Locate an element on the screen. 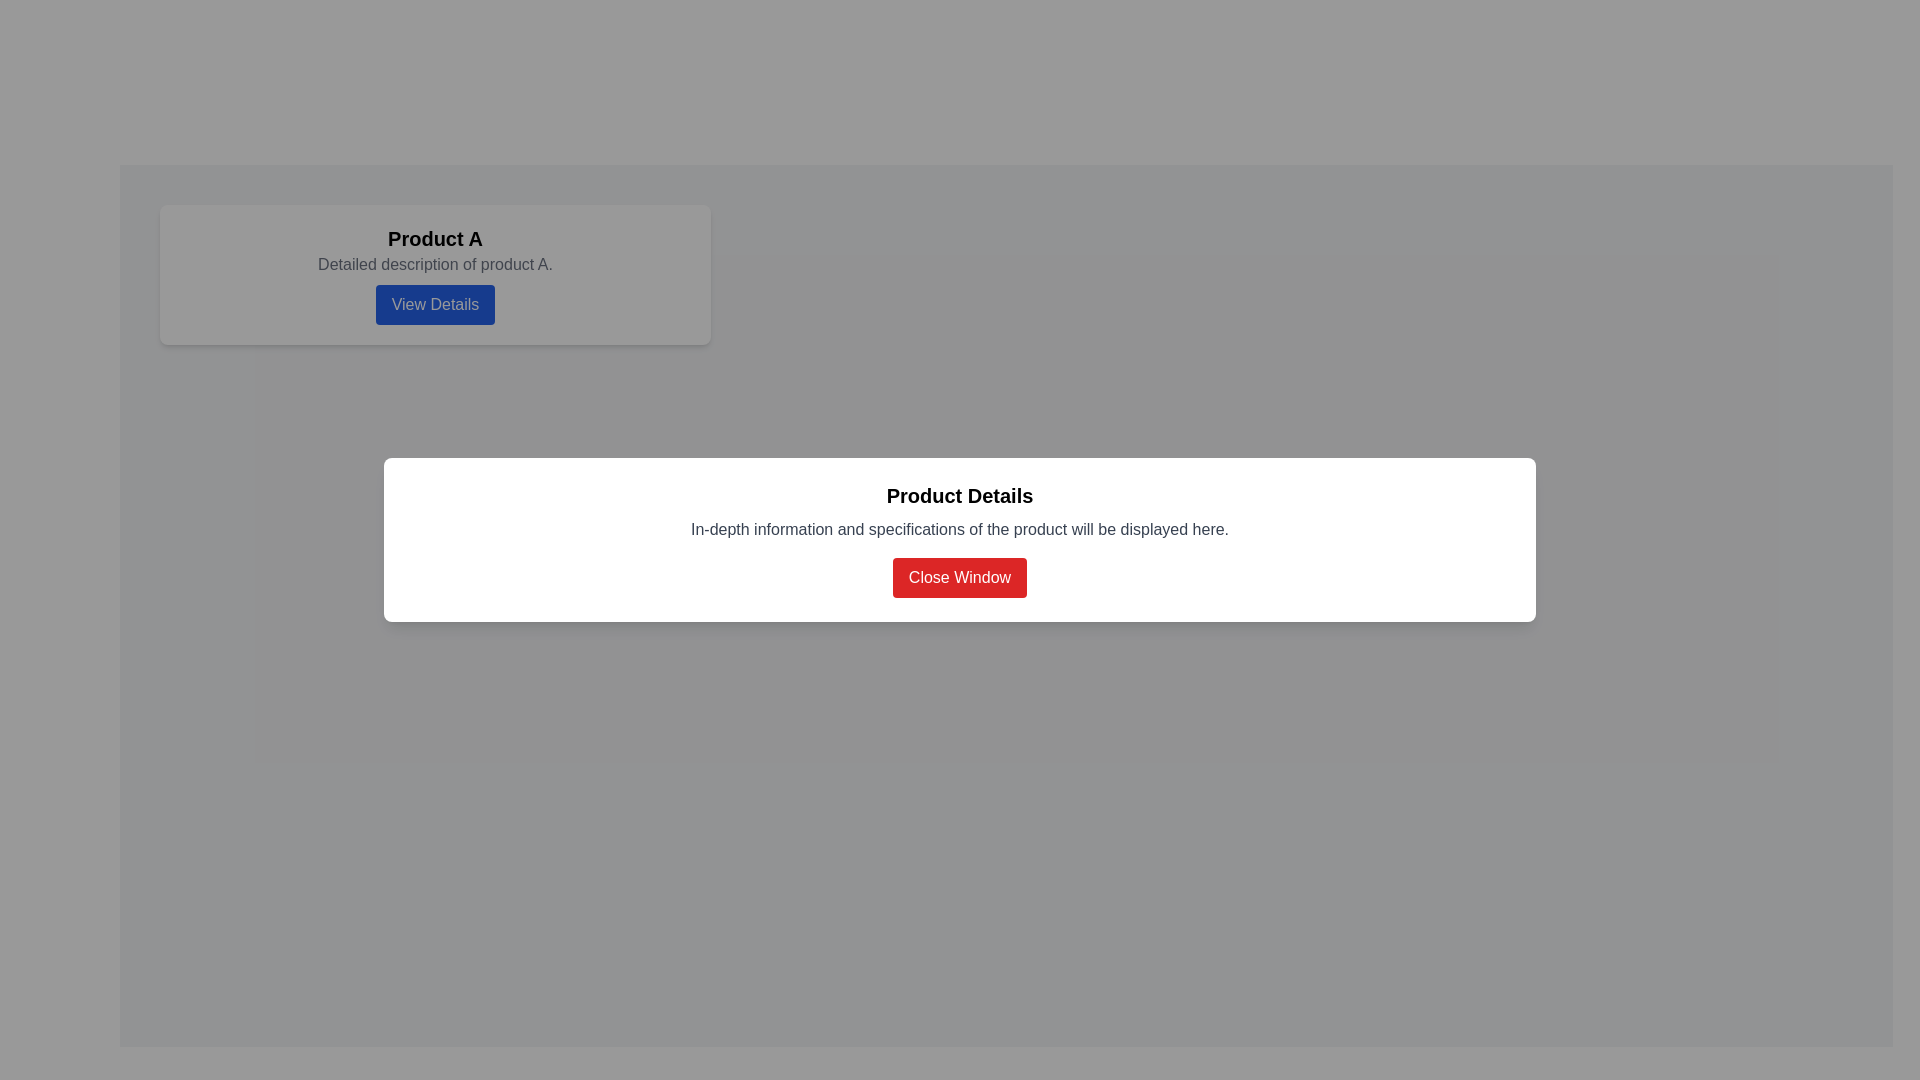 The height and width of the screenshot is (1080, 1920). the 'View Details' button located on the first product card in the top left corner of the grid layout is located at coordinates (434, 274).